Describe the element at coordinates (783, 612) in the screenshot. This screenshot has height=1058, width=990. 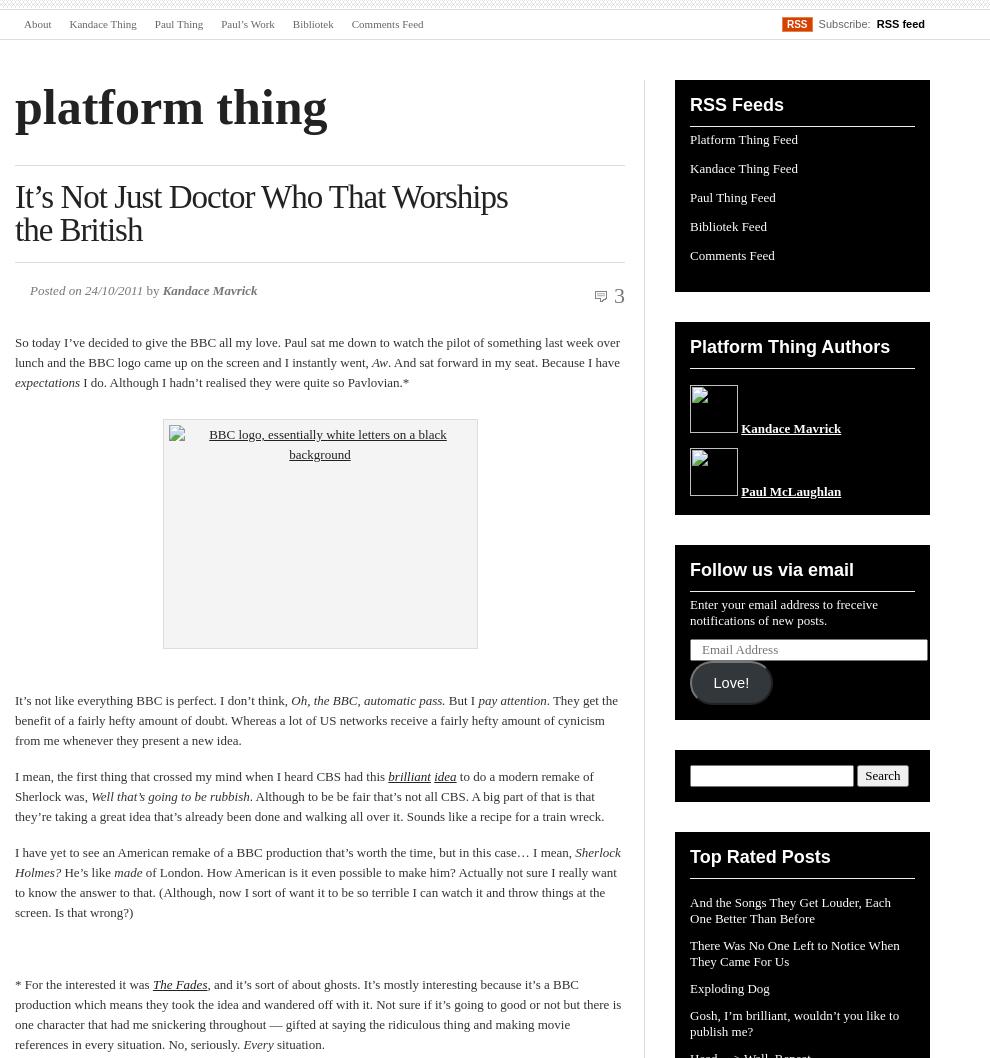
I see `'Enter your email address to freceive notifications of new posts.'` at that location.